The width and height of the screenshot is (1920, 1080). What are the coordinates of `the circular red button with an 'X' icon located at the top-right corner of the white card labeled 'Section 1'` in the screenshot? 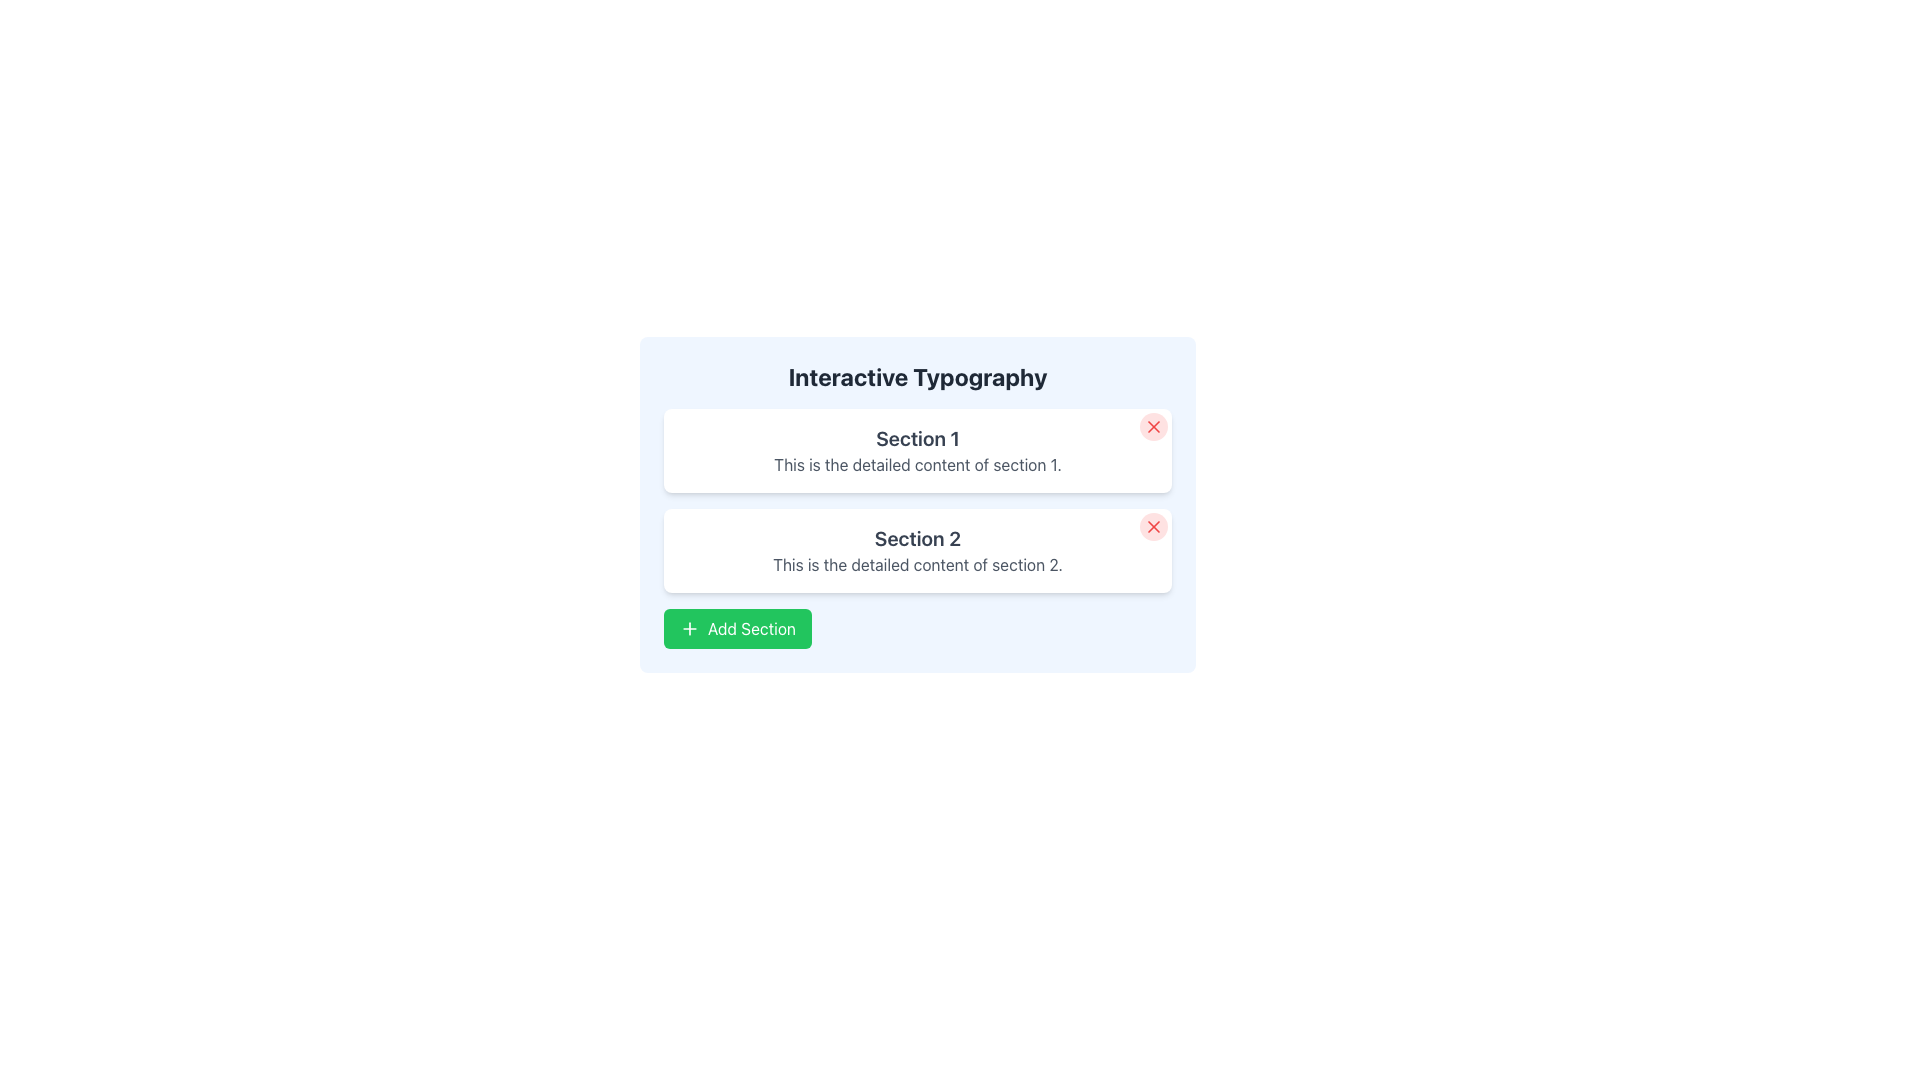 It's located at (1153, 426).